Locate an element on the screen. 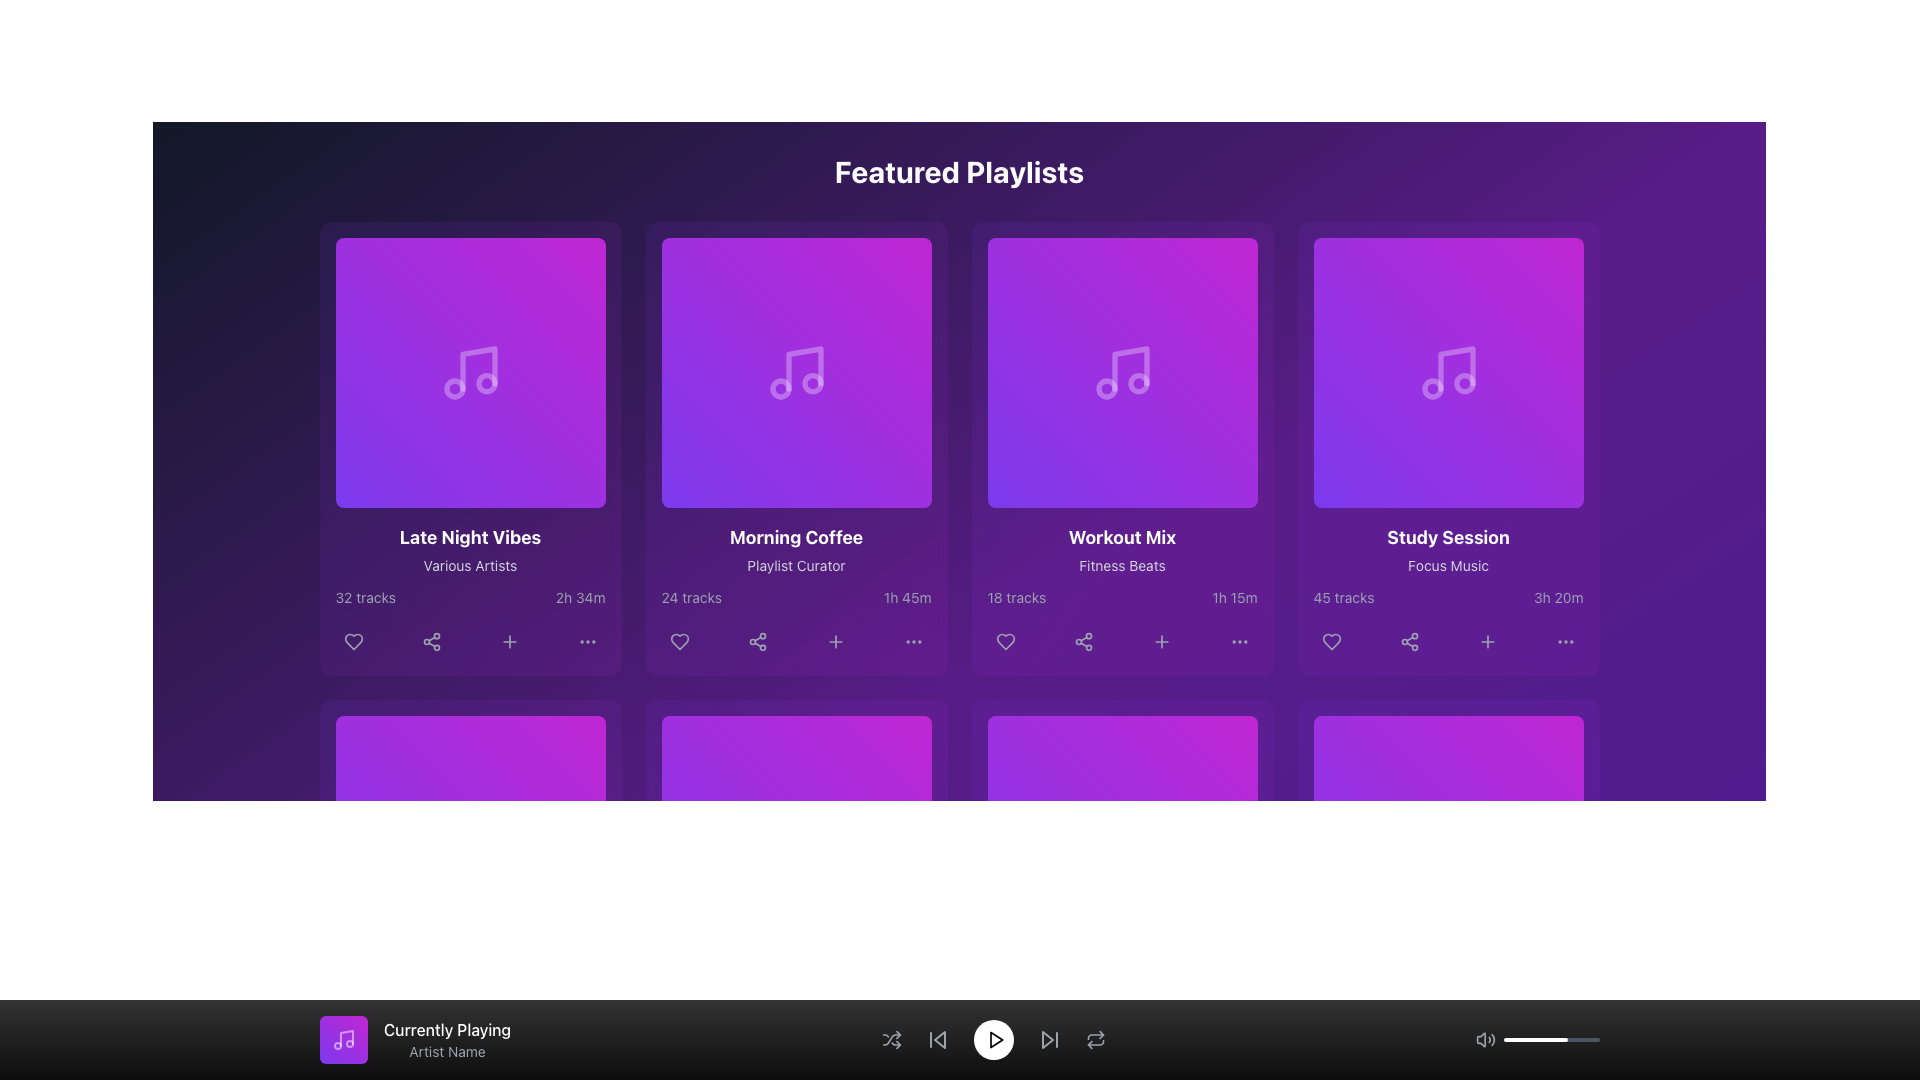 The height and width of the screenshot is (1080, 1920). the music note icon located in the center of the 'Morning Coffee' playlist card is located at coordinates (795, 373).